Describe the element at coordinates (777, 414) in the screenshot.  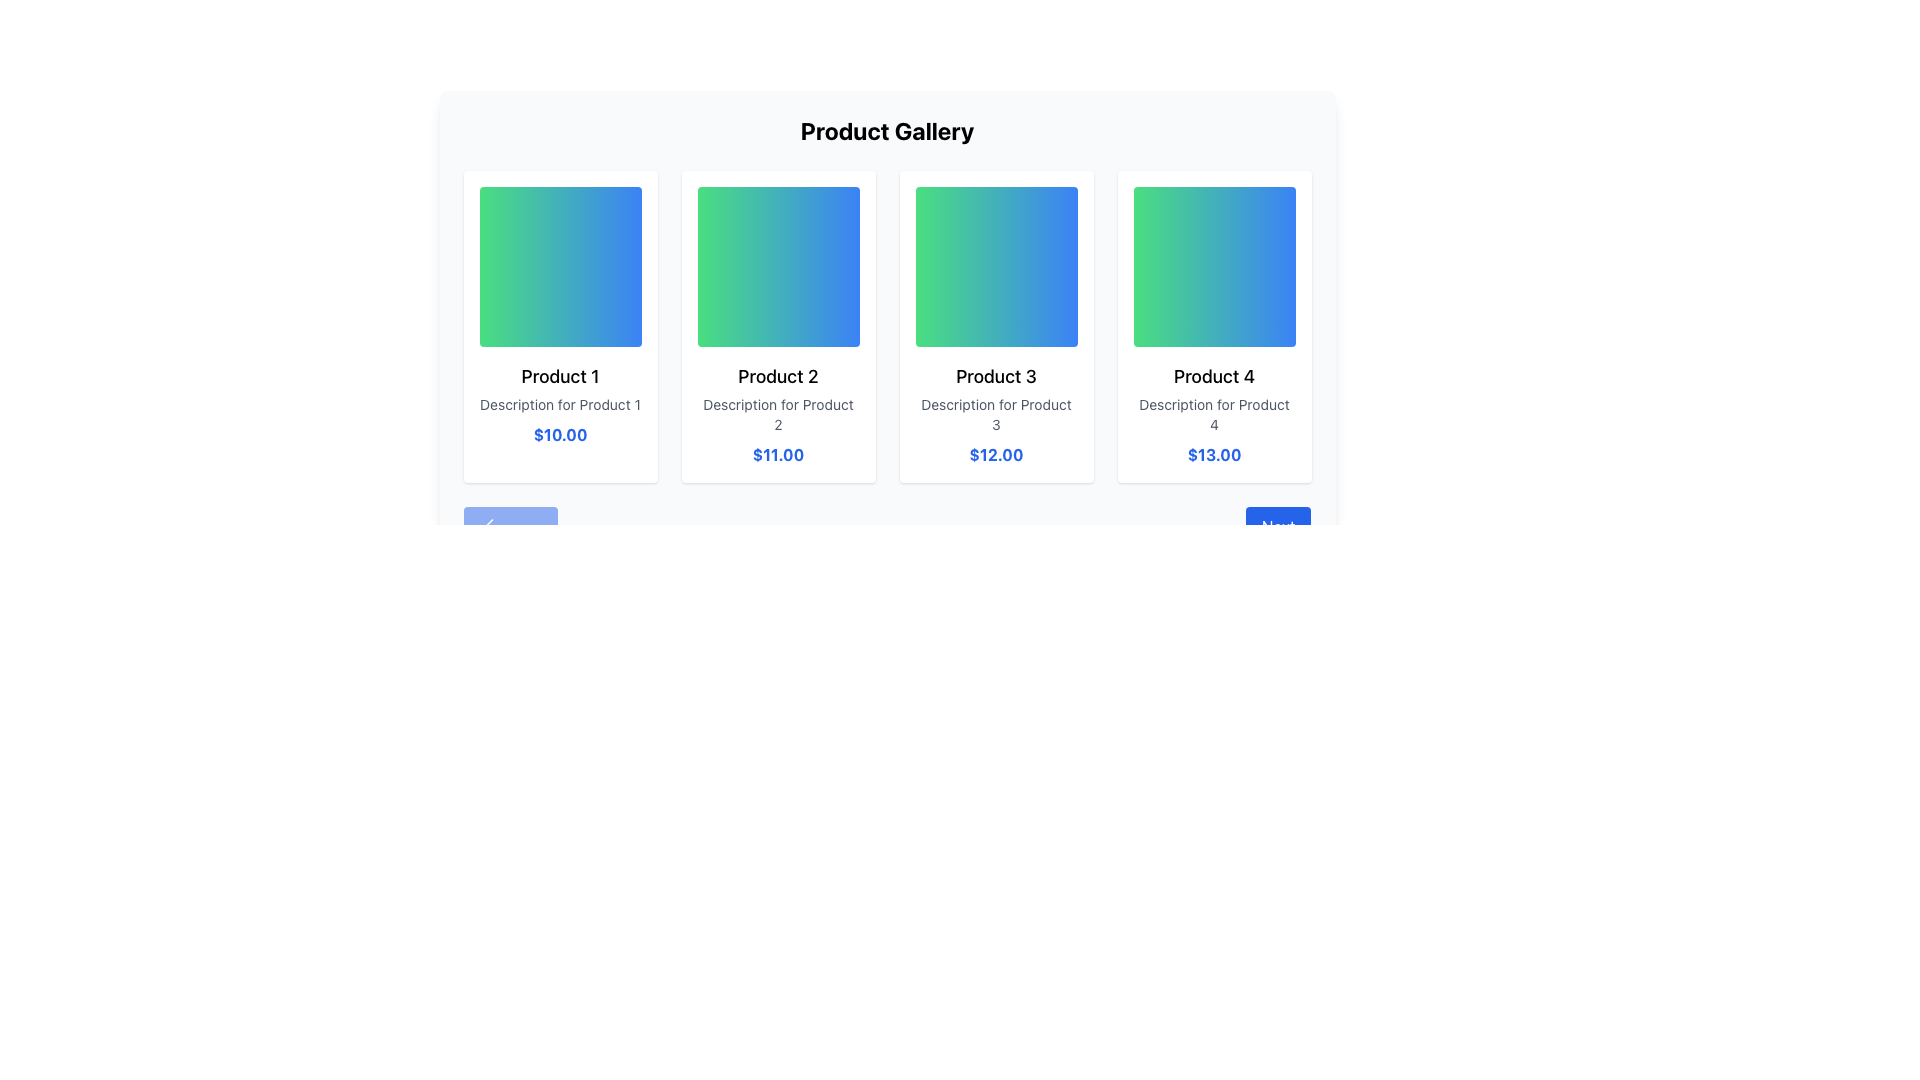
I see `the textual description of 'Product 2' which is situated between the title 'Product 2' and the price label '$11.00'` at that location.